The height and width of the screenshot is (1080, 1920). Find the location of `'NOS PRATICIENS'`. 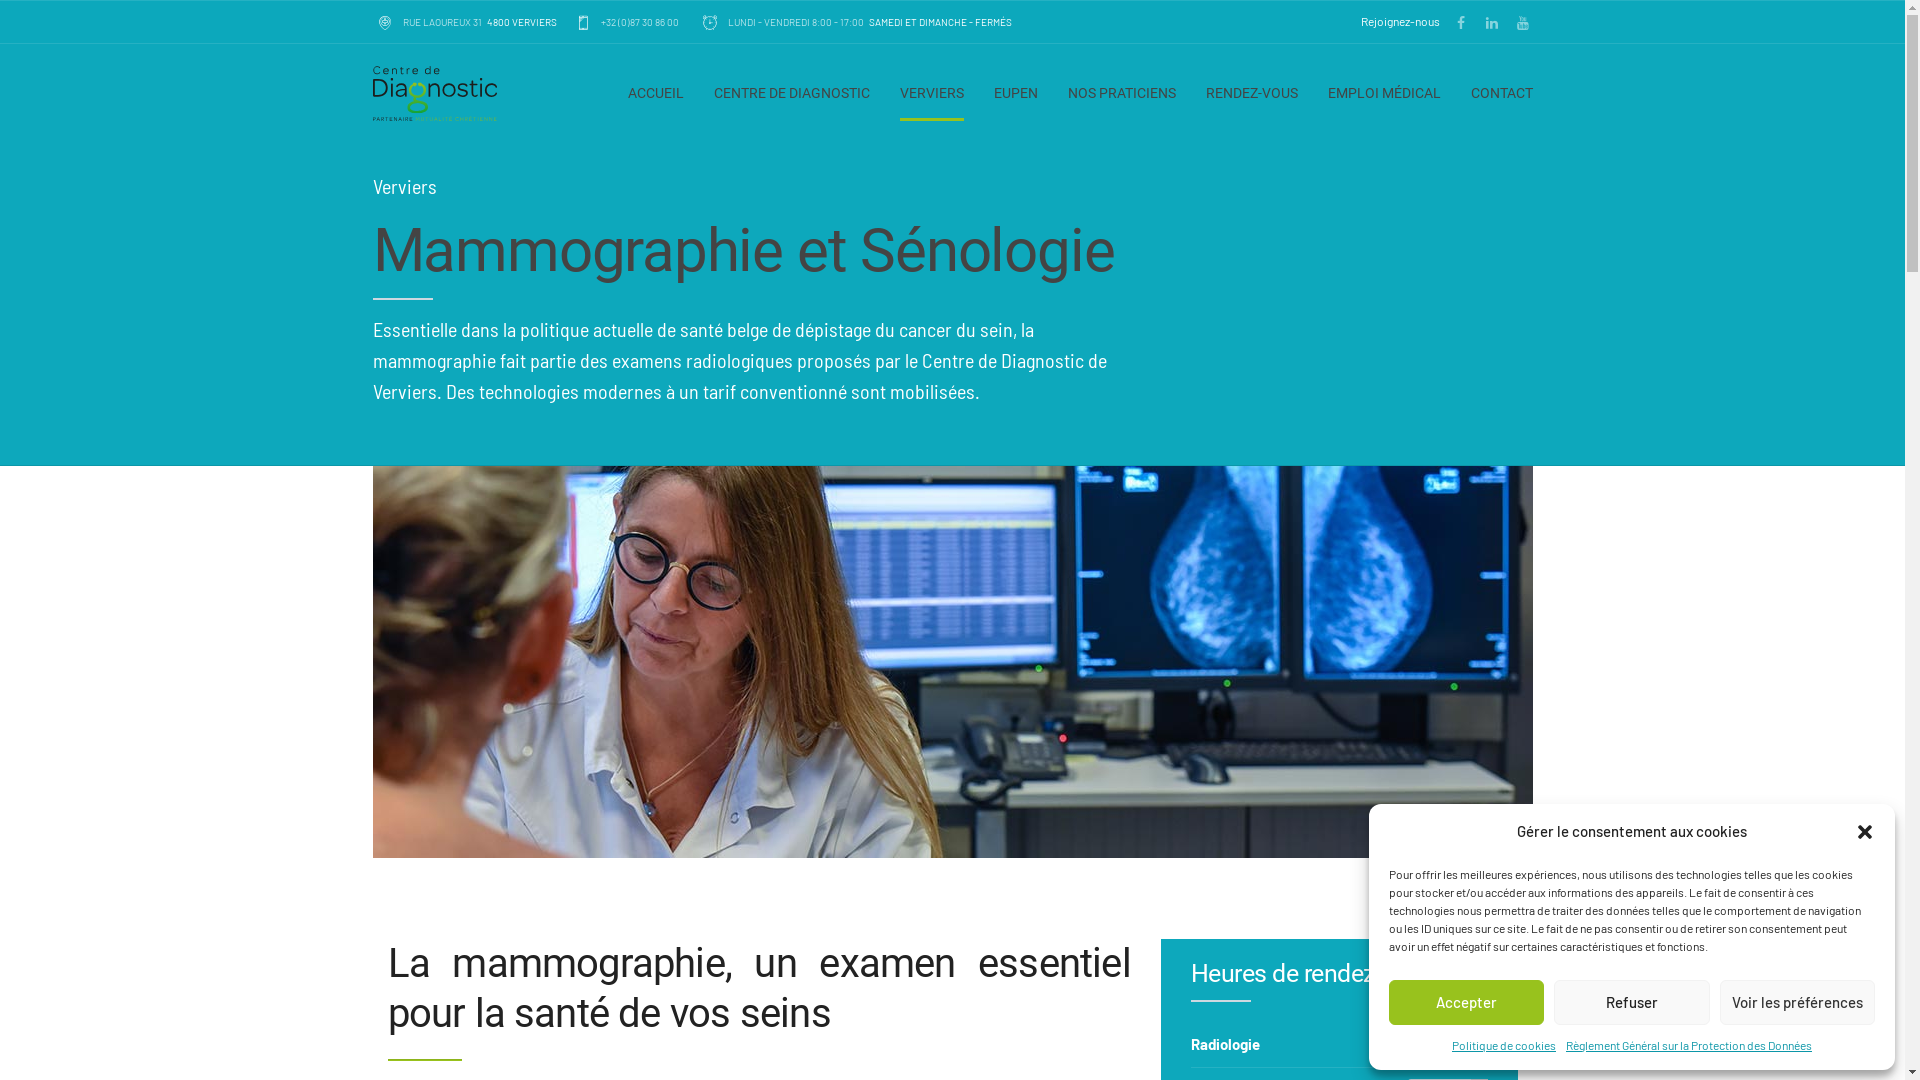

'NOS PRATICIENS' is located at coordinates (1122, 93).